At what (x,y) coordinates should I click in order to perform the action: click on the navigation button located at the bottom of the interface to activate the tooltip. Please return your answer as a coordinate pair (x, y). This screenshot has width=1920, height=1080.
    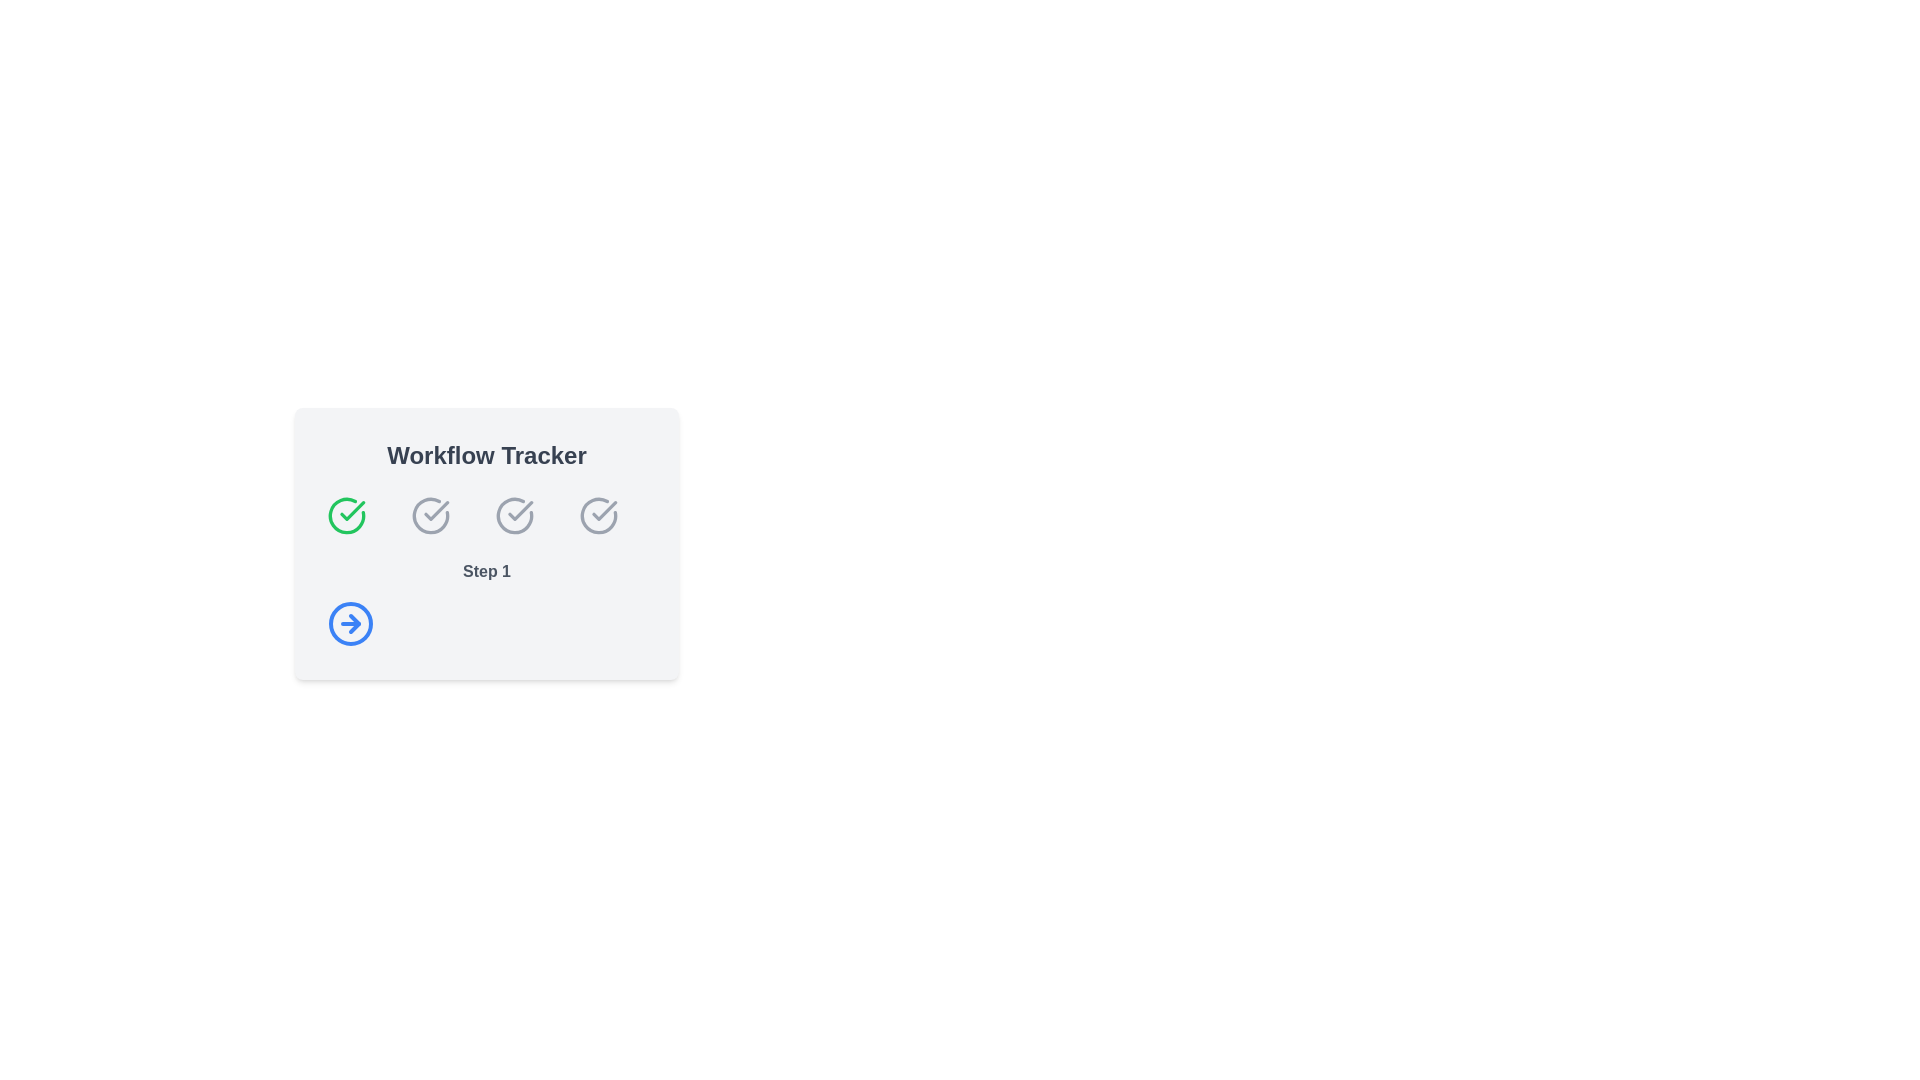
    Looking at the image, I should click on (350, 623).